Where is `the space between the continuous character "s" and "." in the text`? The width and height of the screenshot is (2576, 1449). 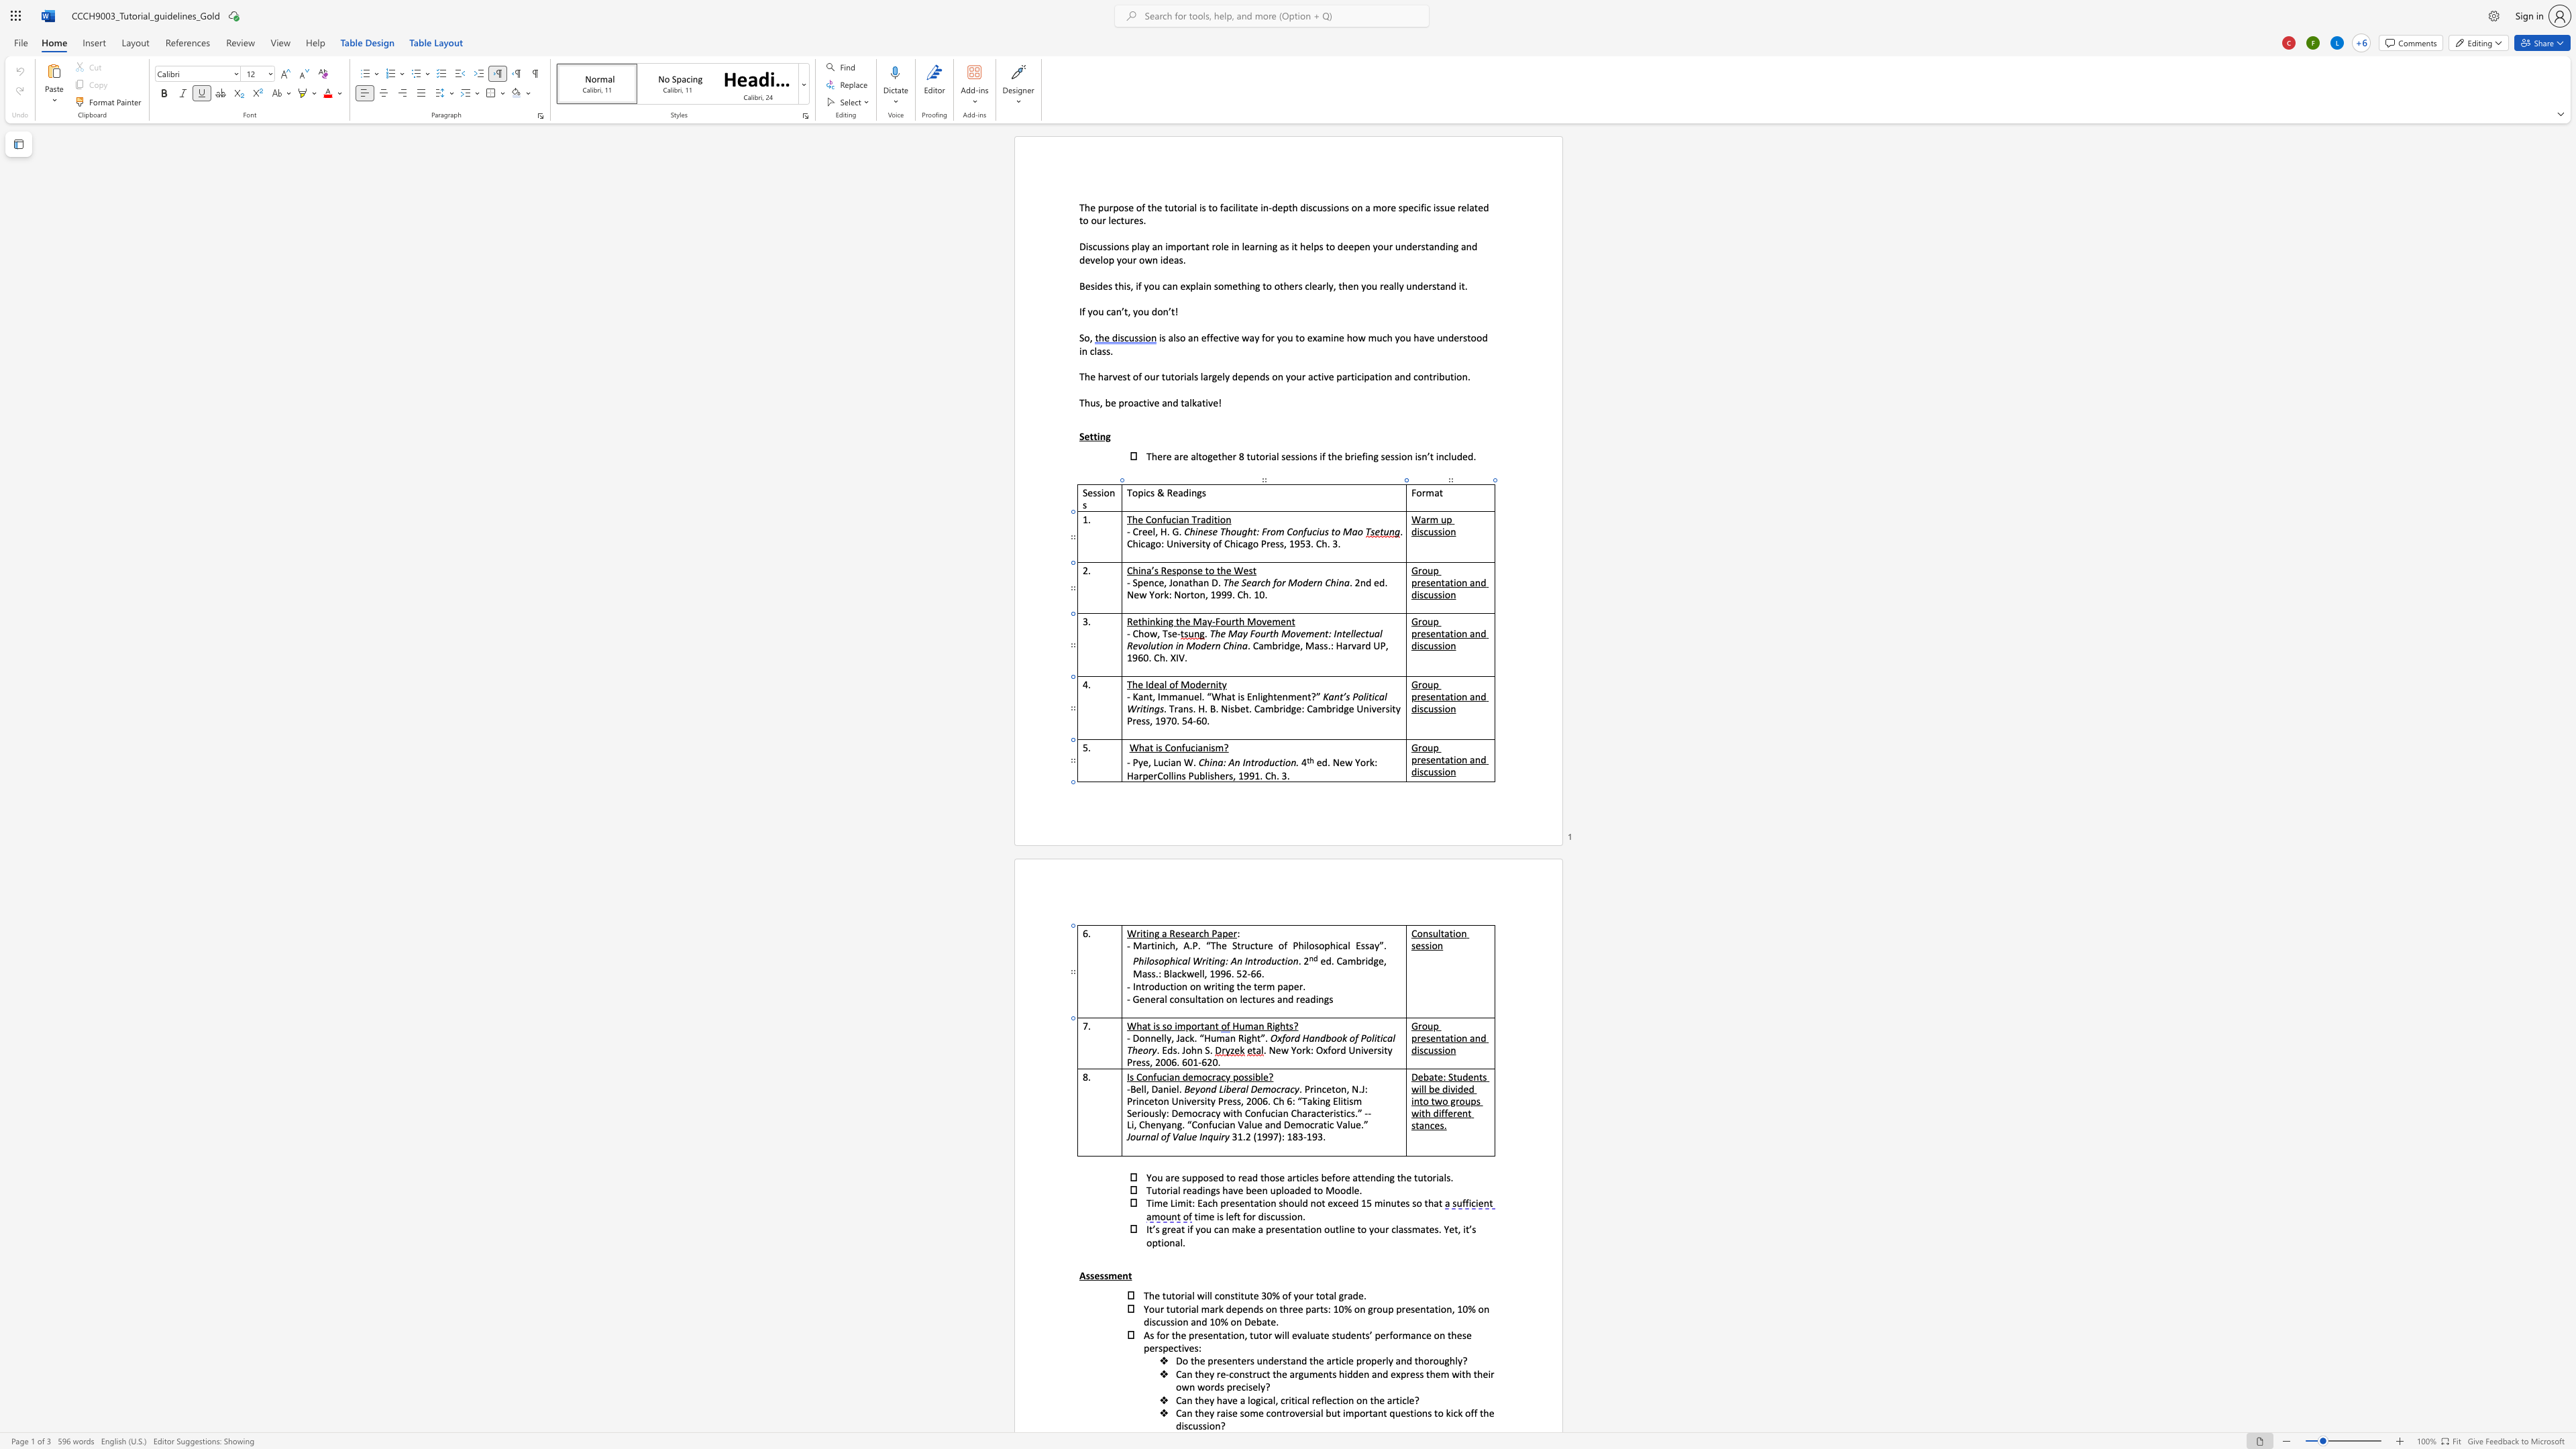
the space between the continuous character "s" and "." in the text is located at coordinates (1155, 972).